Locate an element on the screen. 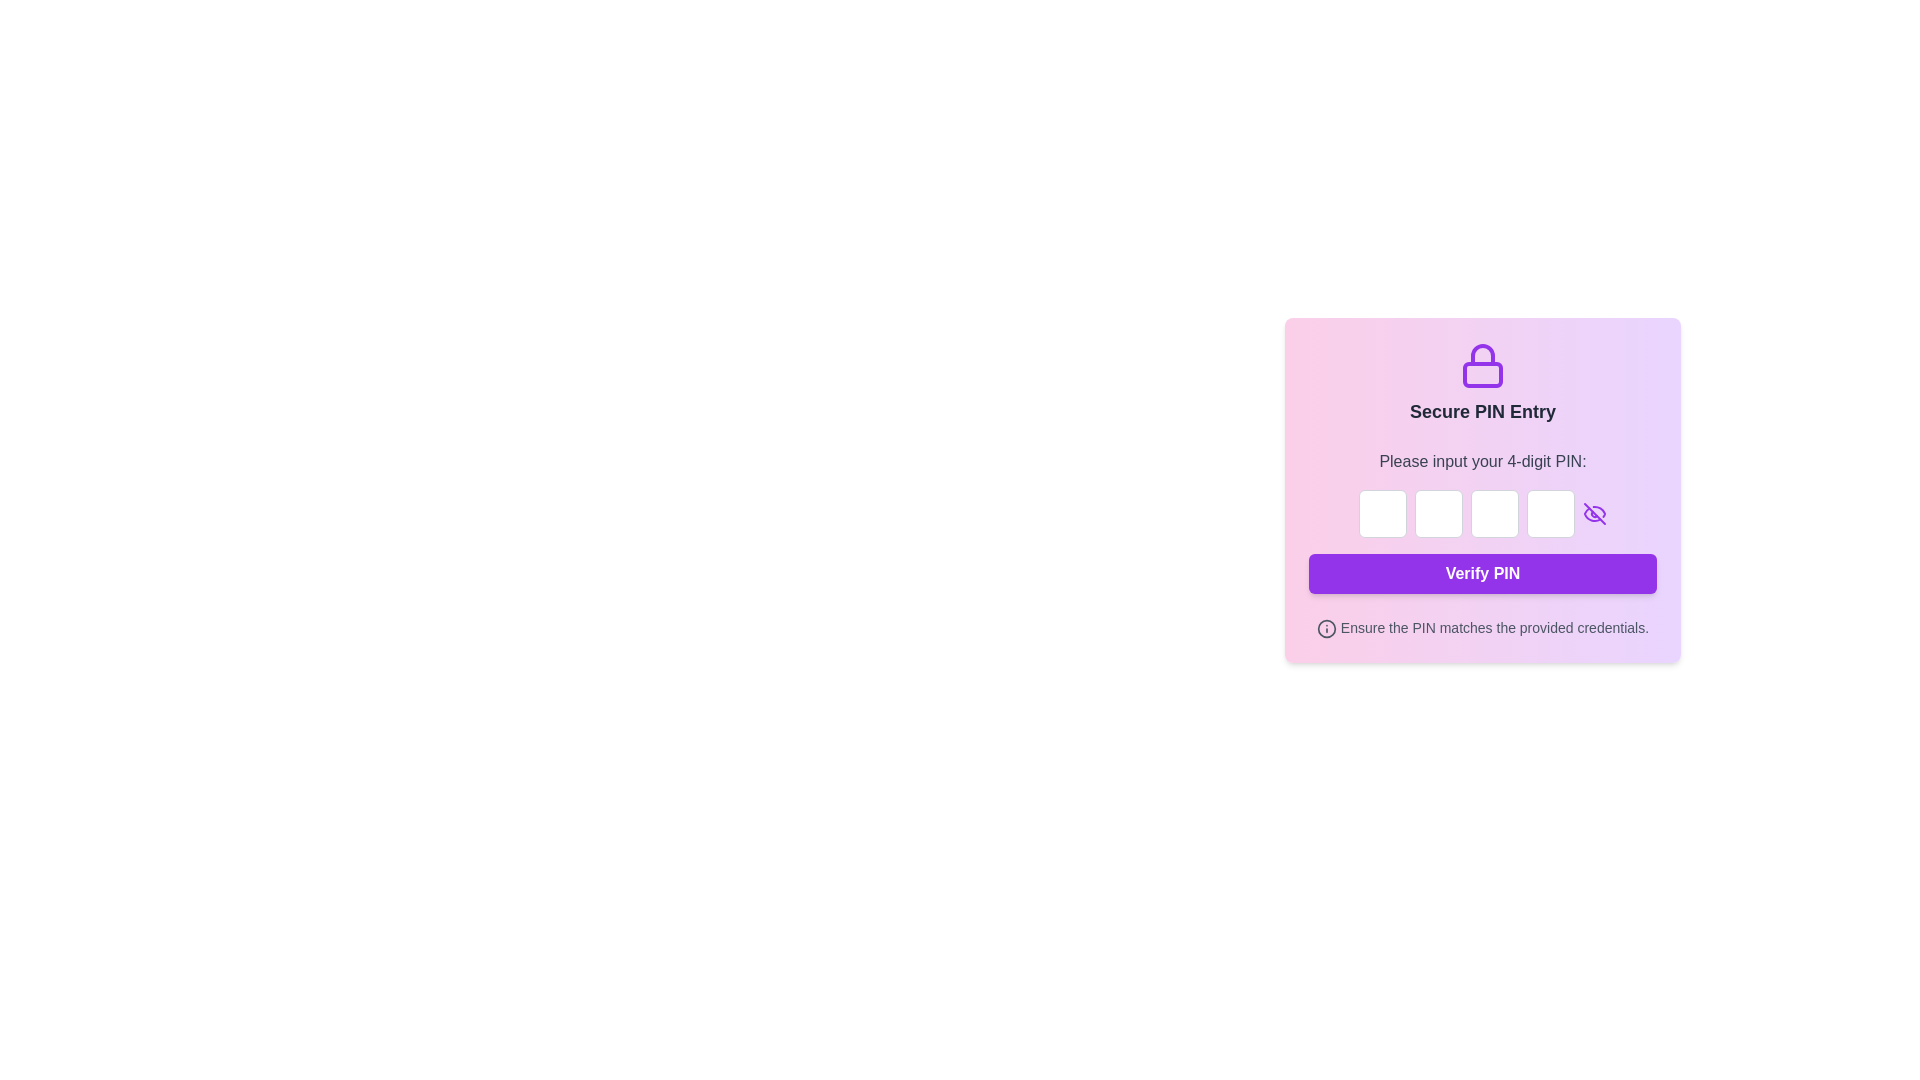 The image size is (1920, 1080). the text label that instructs 'Please input your 4-digit PIN:', which is styled in gray and center-aligned, located below the header 'Secure PIN Entry' is located at coordinates (1483, 462).